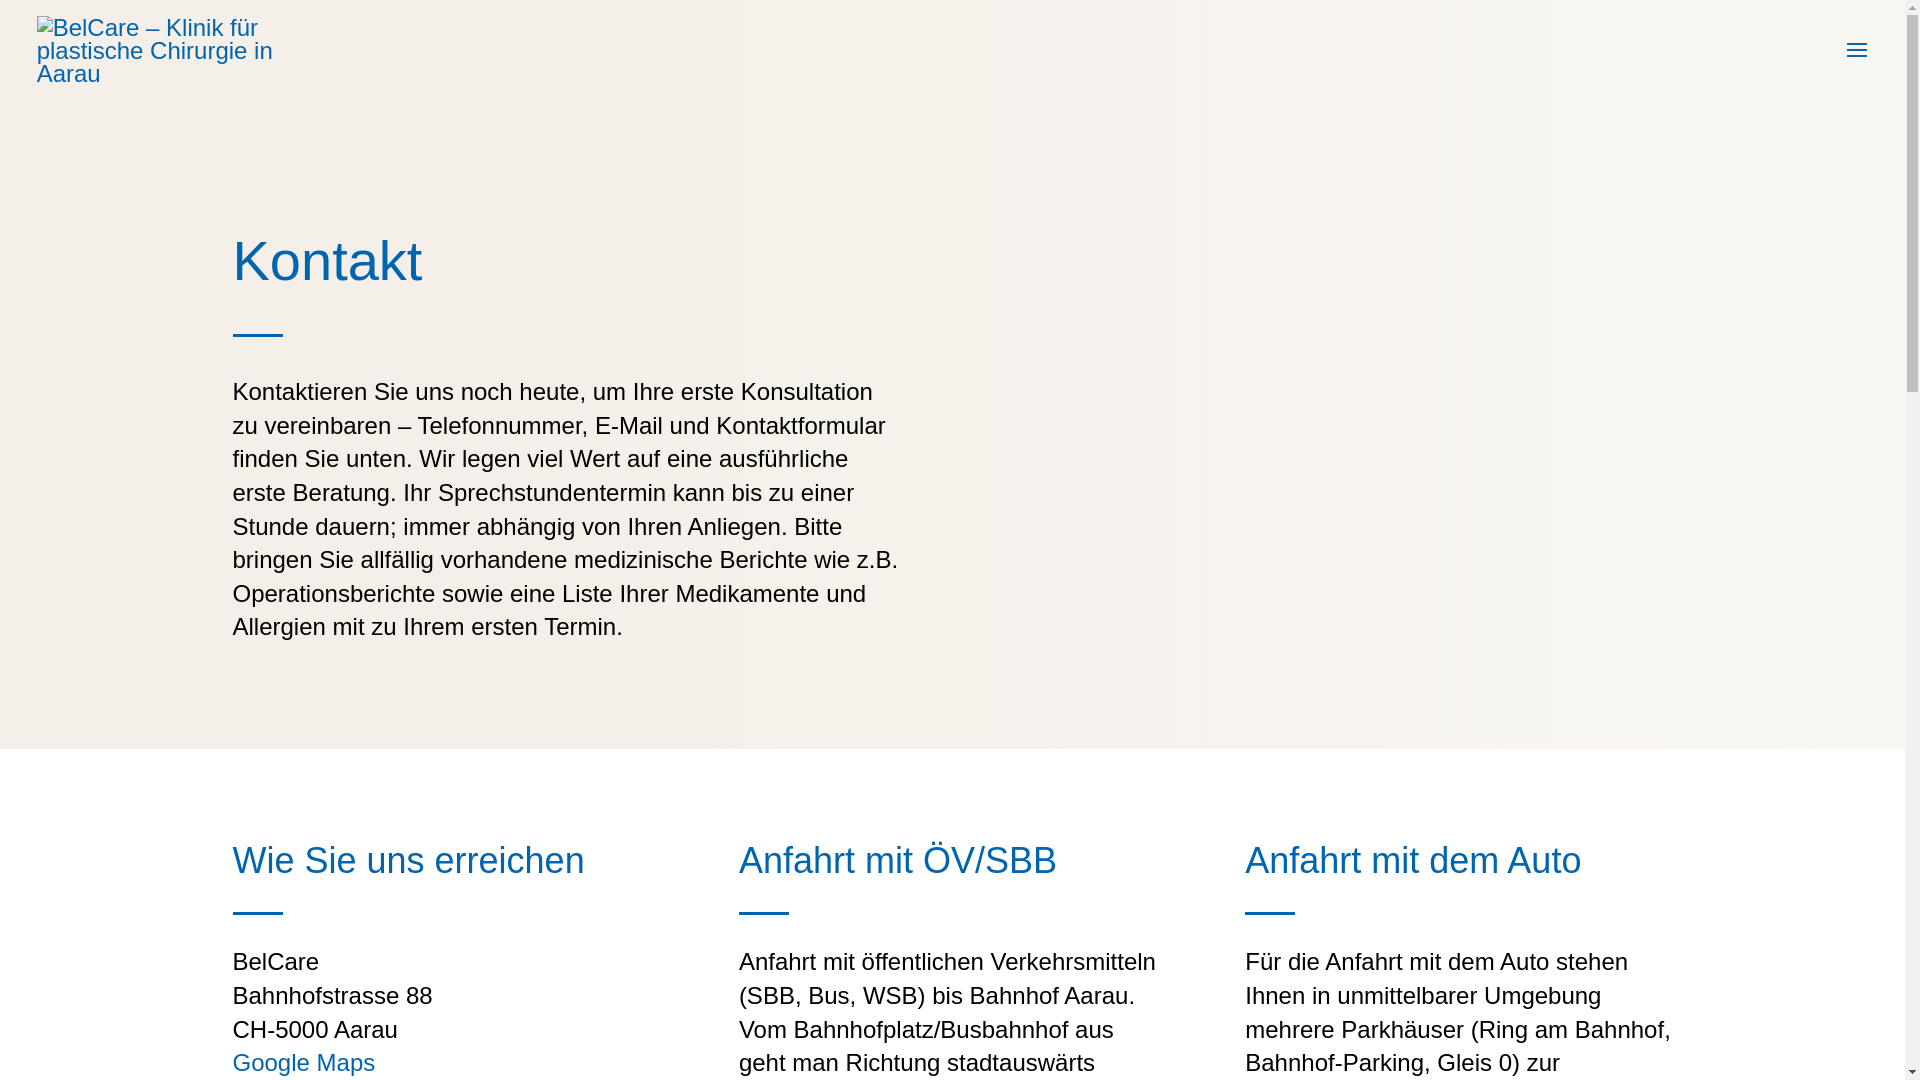  I want to click on 'Google Maps', so click(302, 1061).